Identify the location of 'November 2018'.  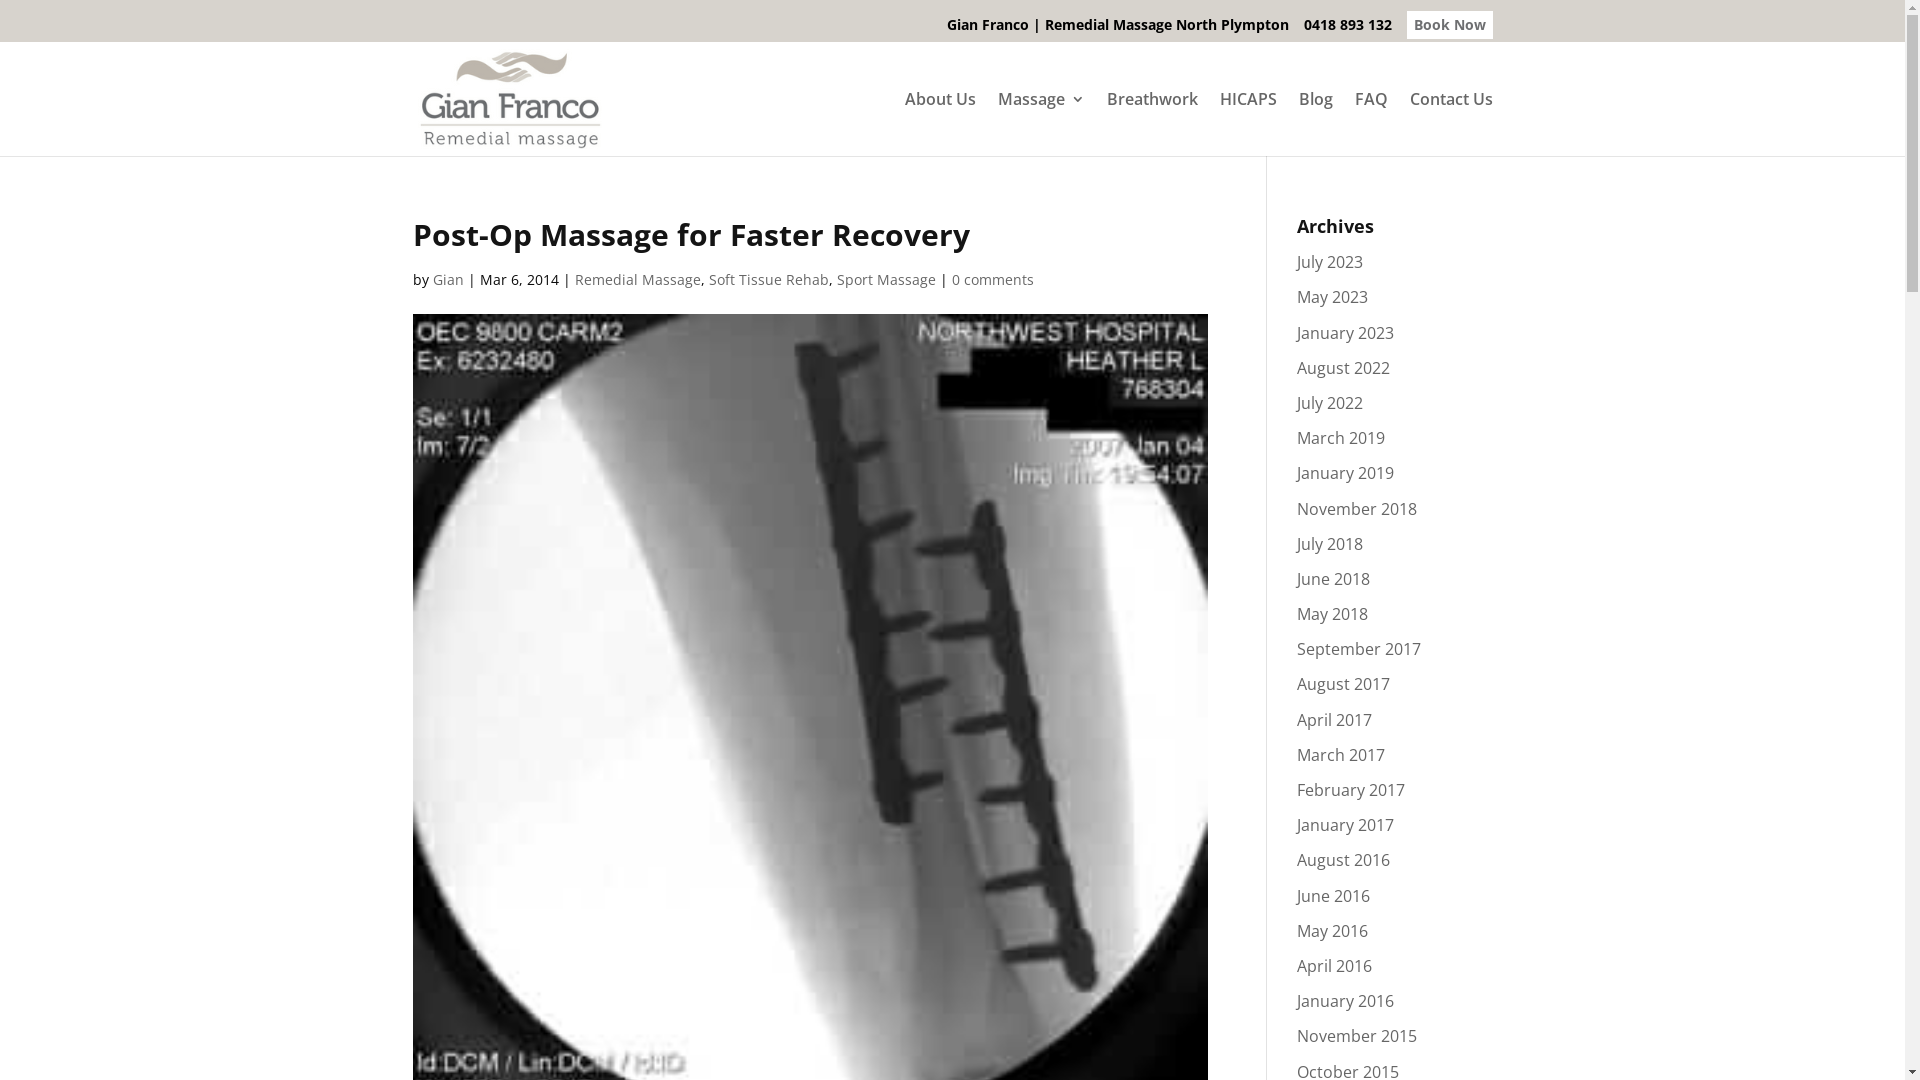
(1357, 508).